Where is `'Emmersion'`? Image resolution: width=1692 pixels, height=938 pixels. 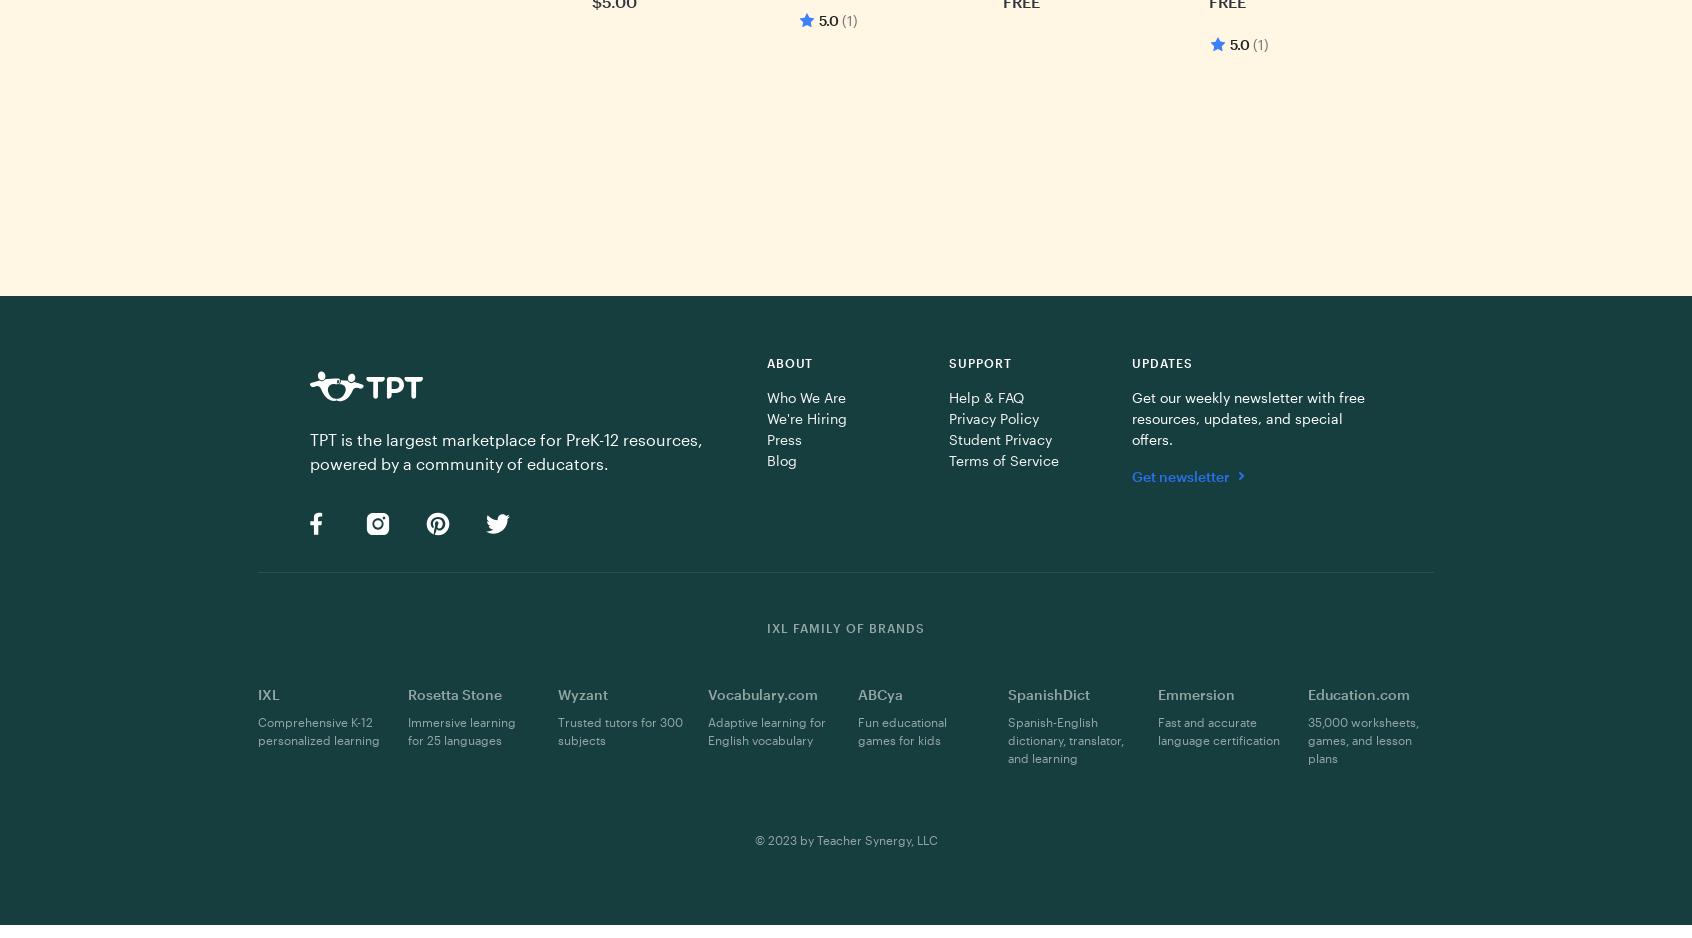 'Emmersion' is located at coordinates (1195, 693).